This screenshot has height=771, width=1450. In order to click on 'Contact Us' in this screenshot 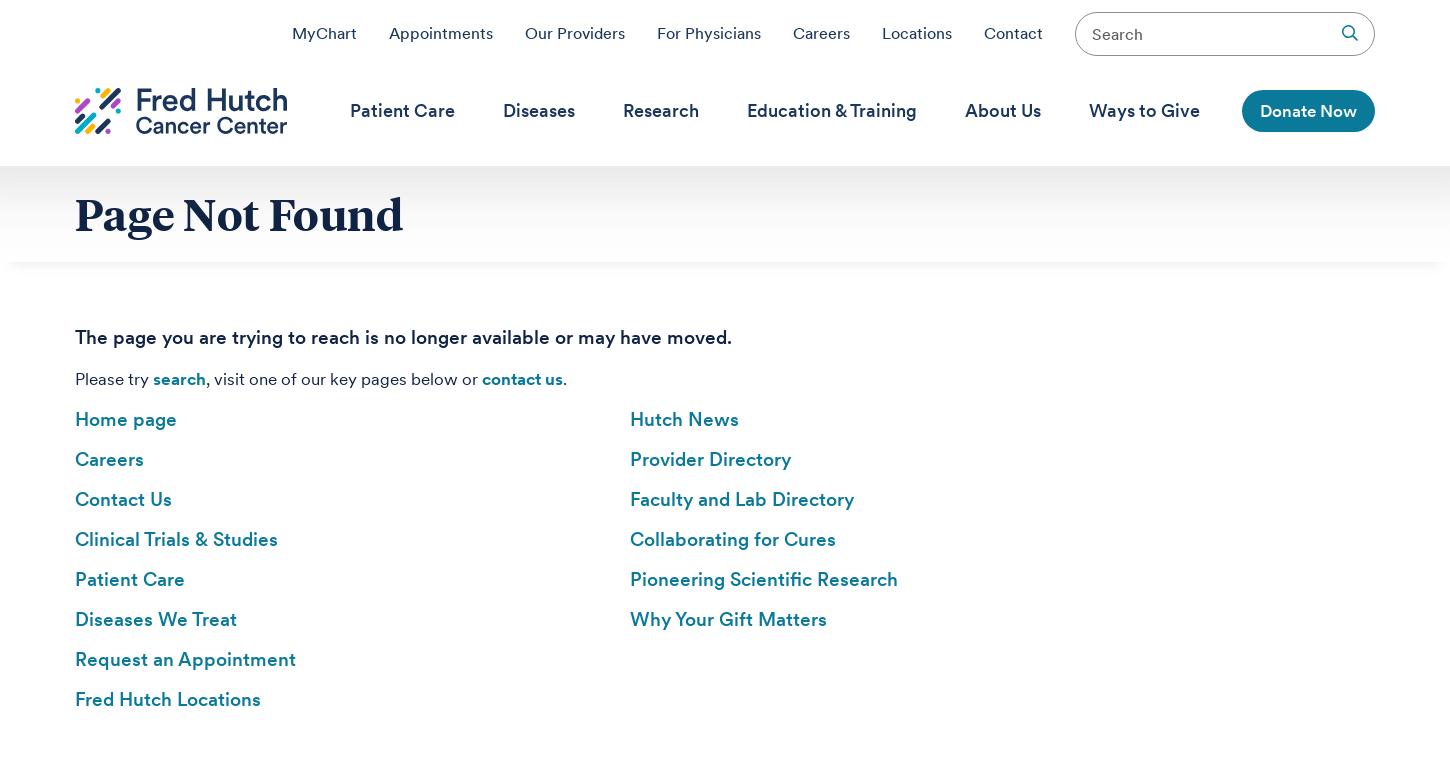, I will do `click(122, 499)`.